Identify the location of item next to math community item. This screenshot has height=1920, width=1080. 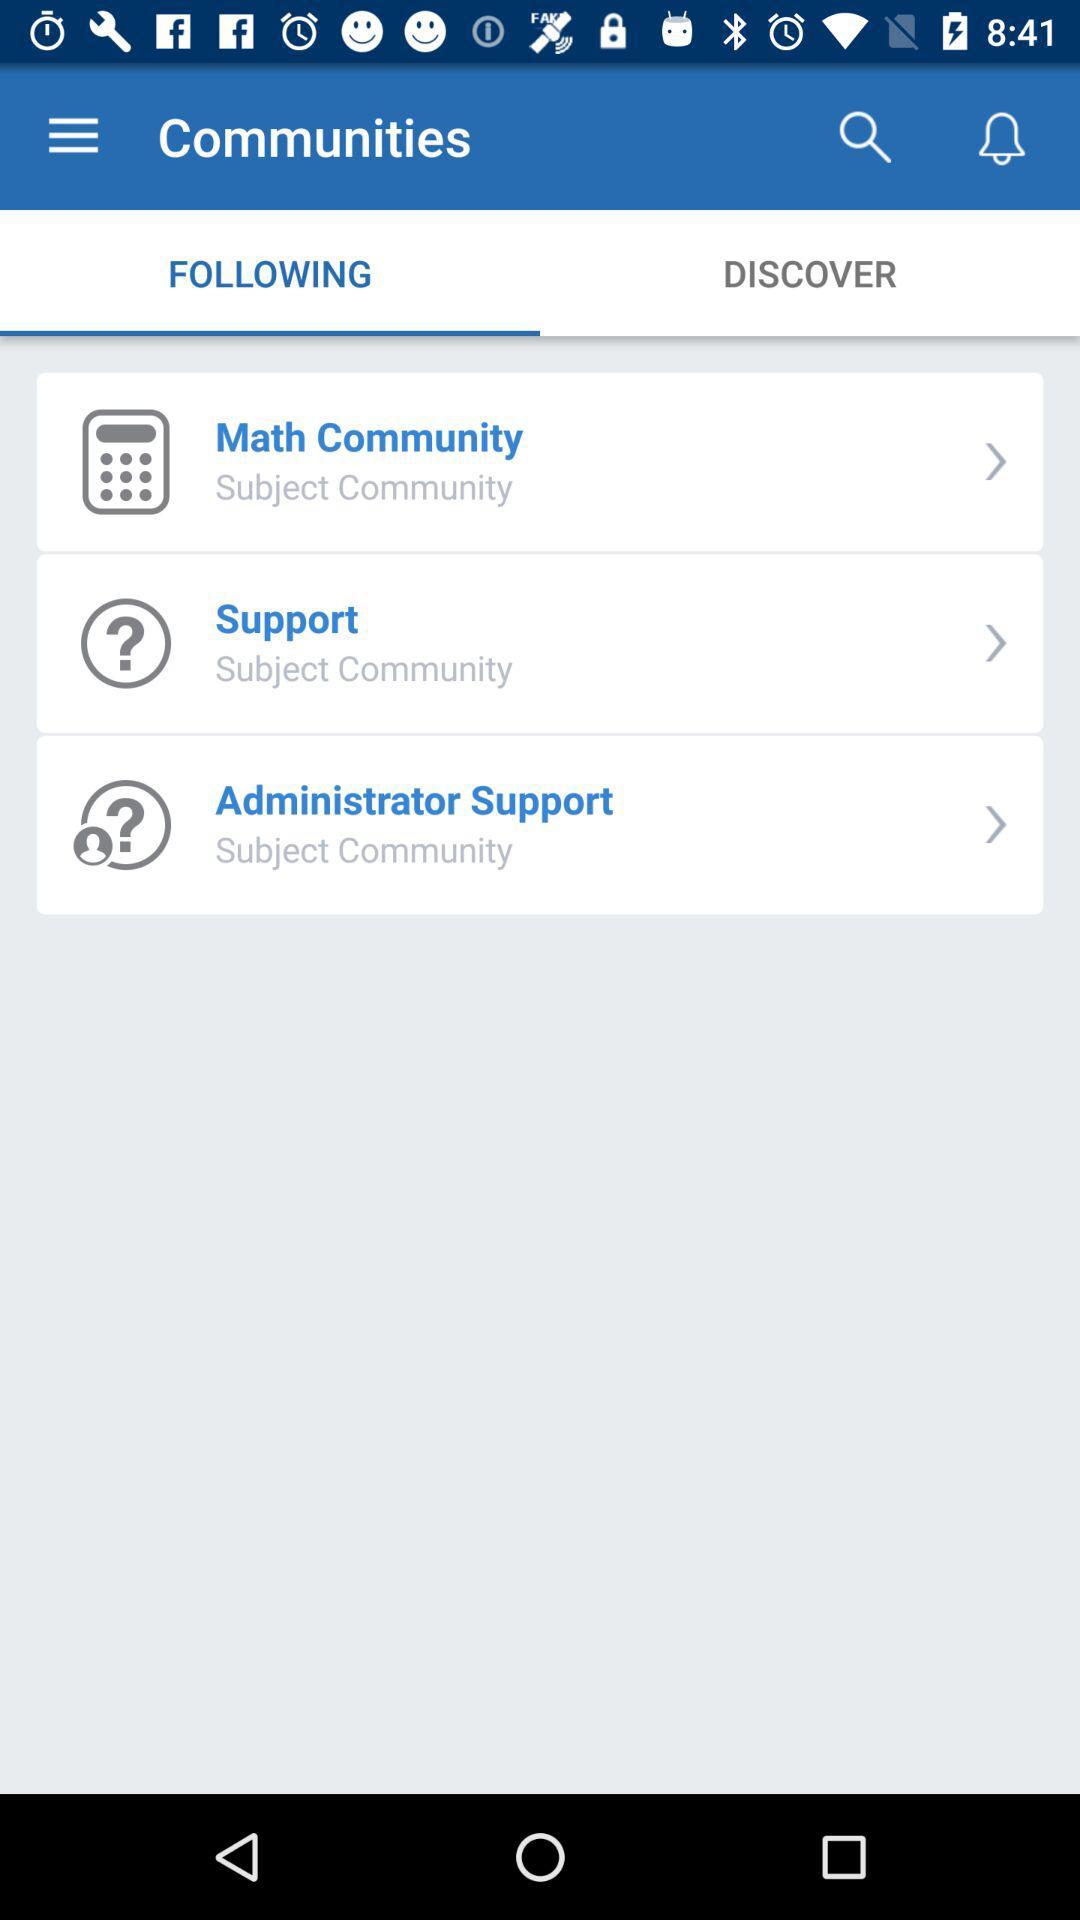
(995, 460).